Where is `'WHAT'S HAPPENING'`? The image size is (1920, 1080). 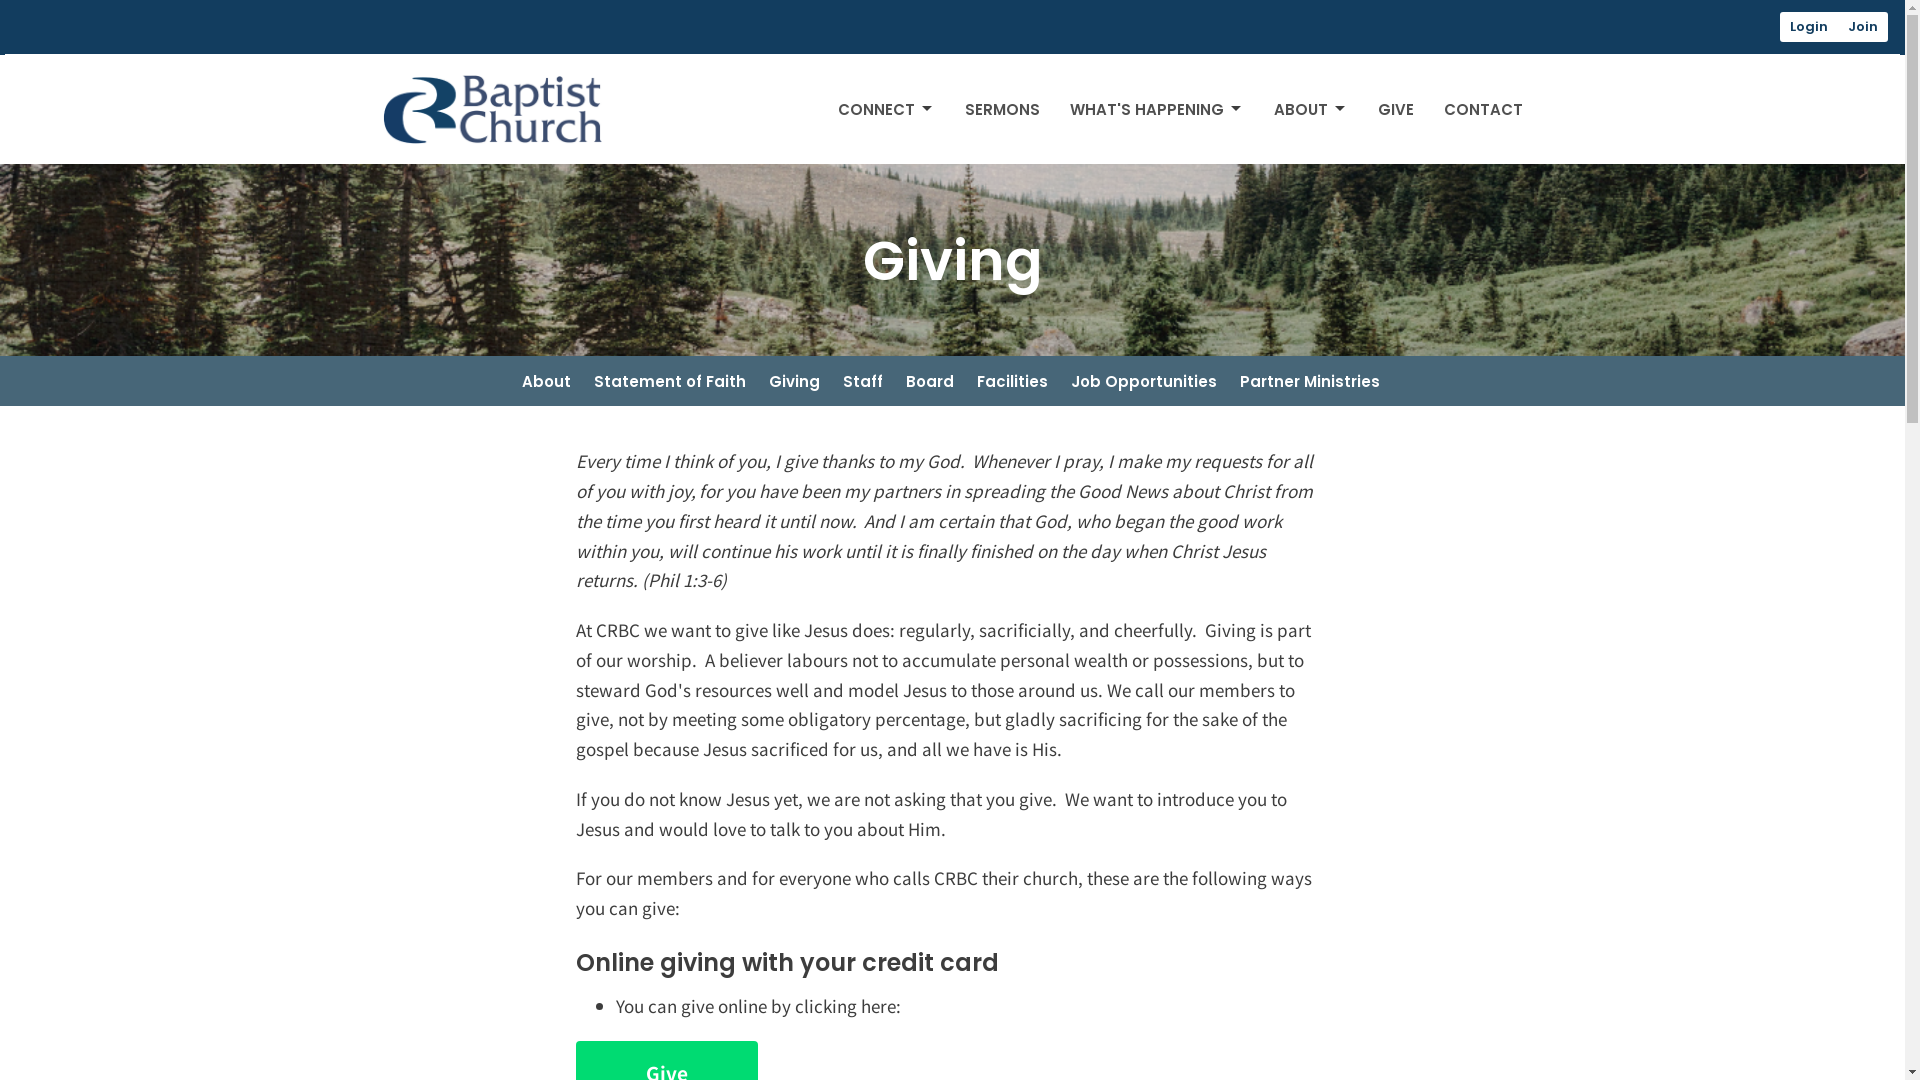 'WHAT'S HAPPENING' is located at coordinates (1156, 109).